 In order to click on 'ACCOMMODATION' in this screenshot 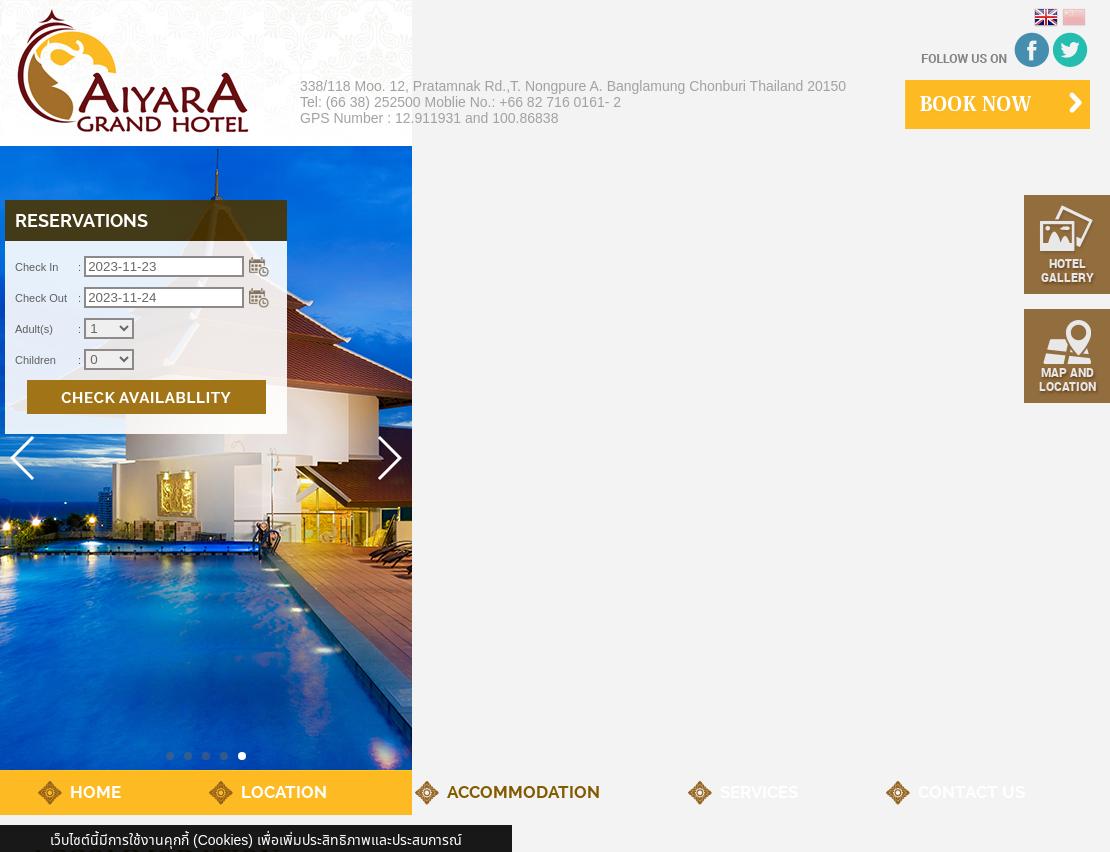, I will do `click(522, 791)`.